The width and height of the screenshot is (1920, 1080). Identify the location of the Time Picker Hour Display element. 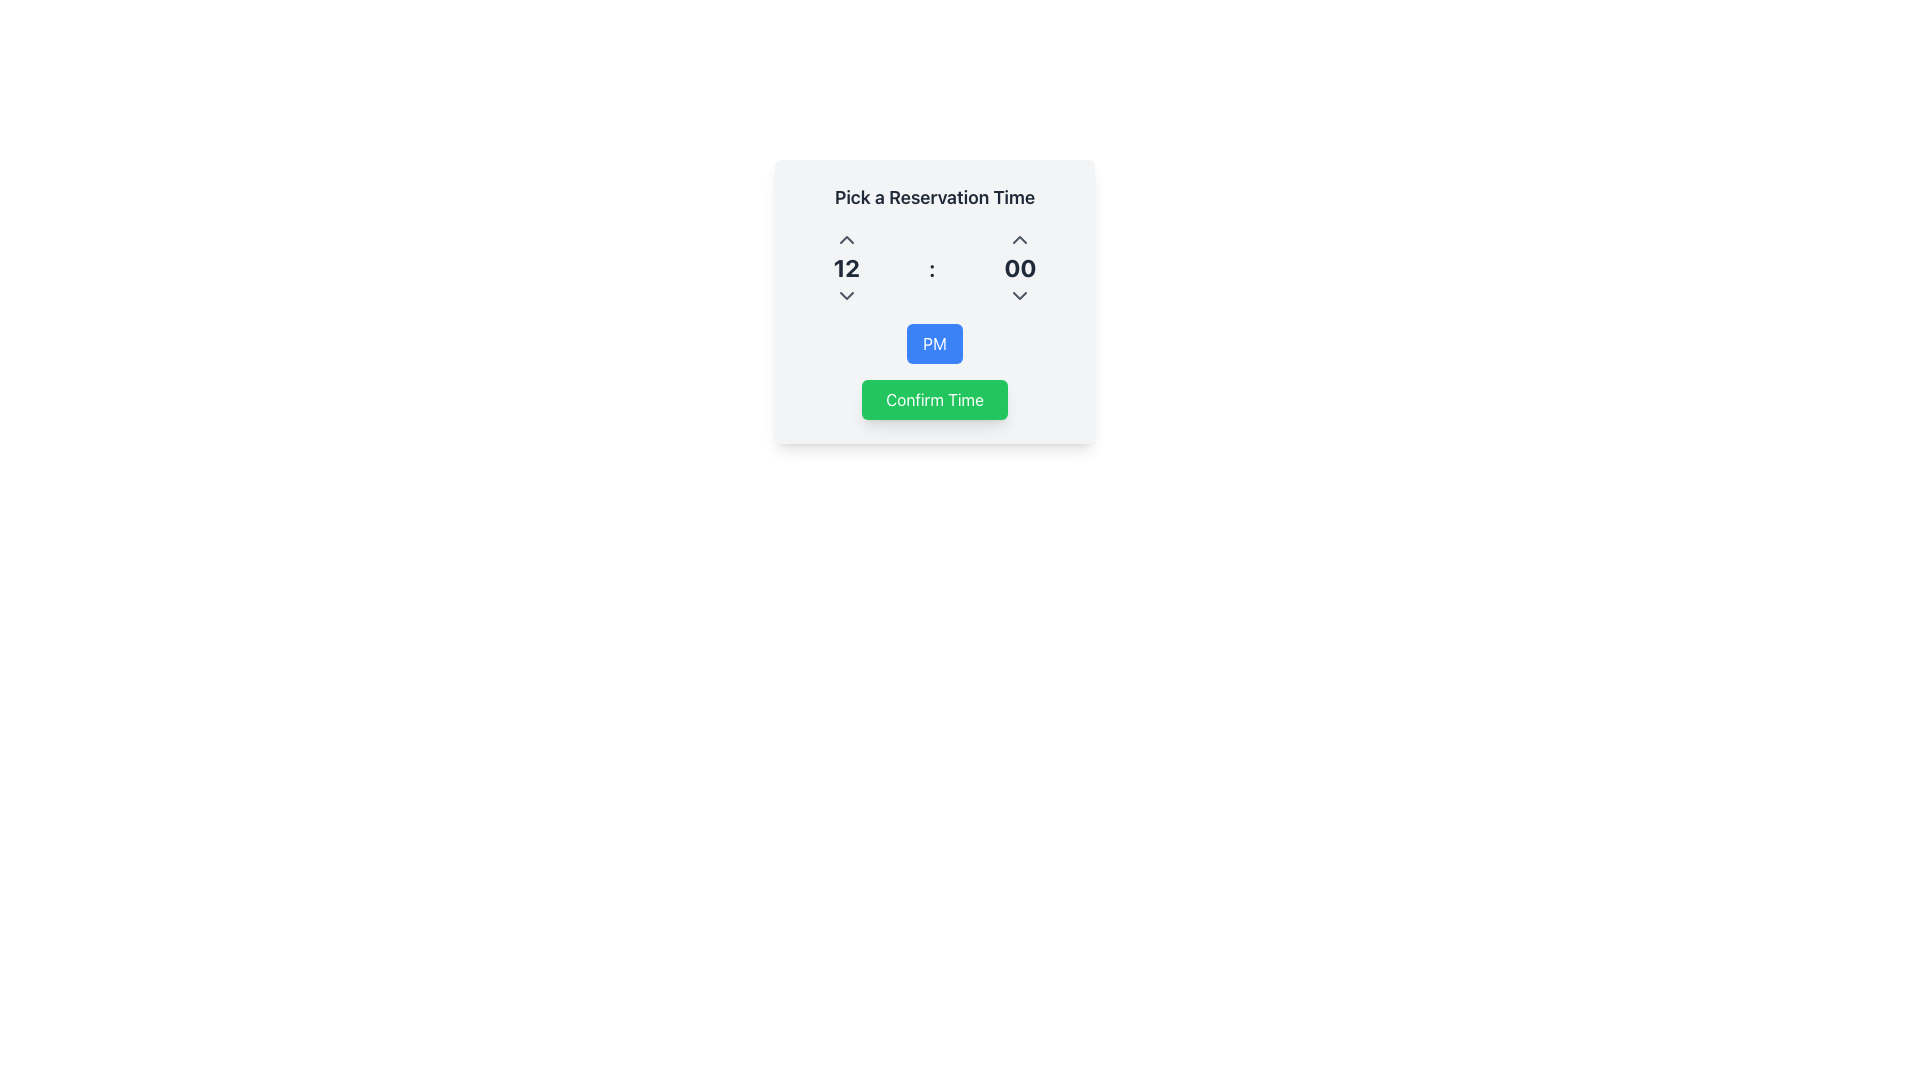
(846, 266).